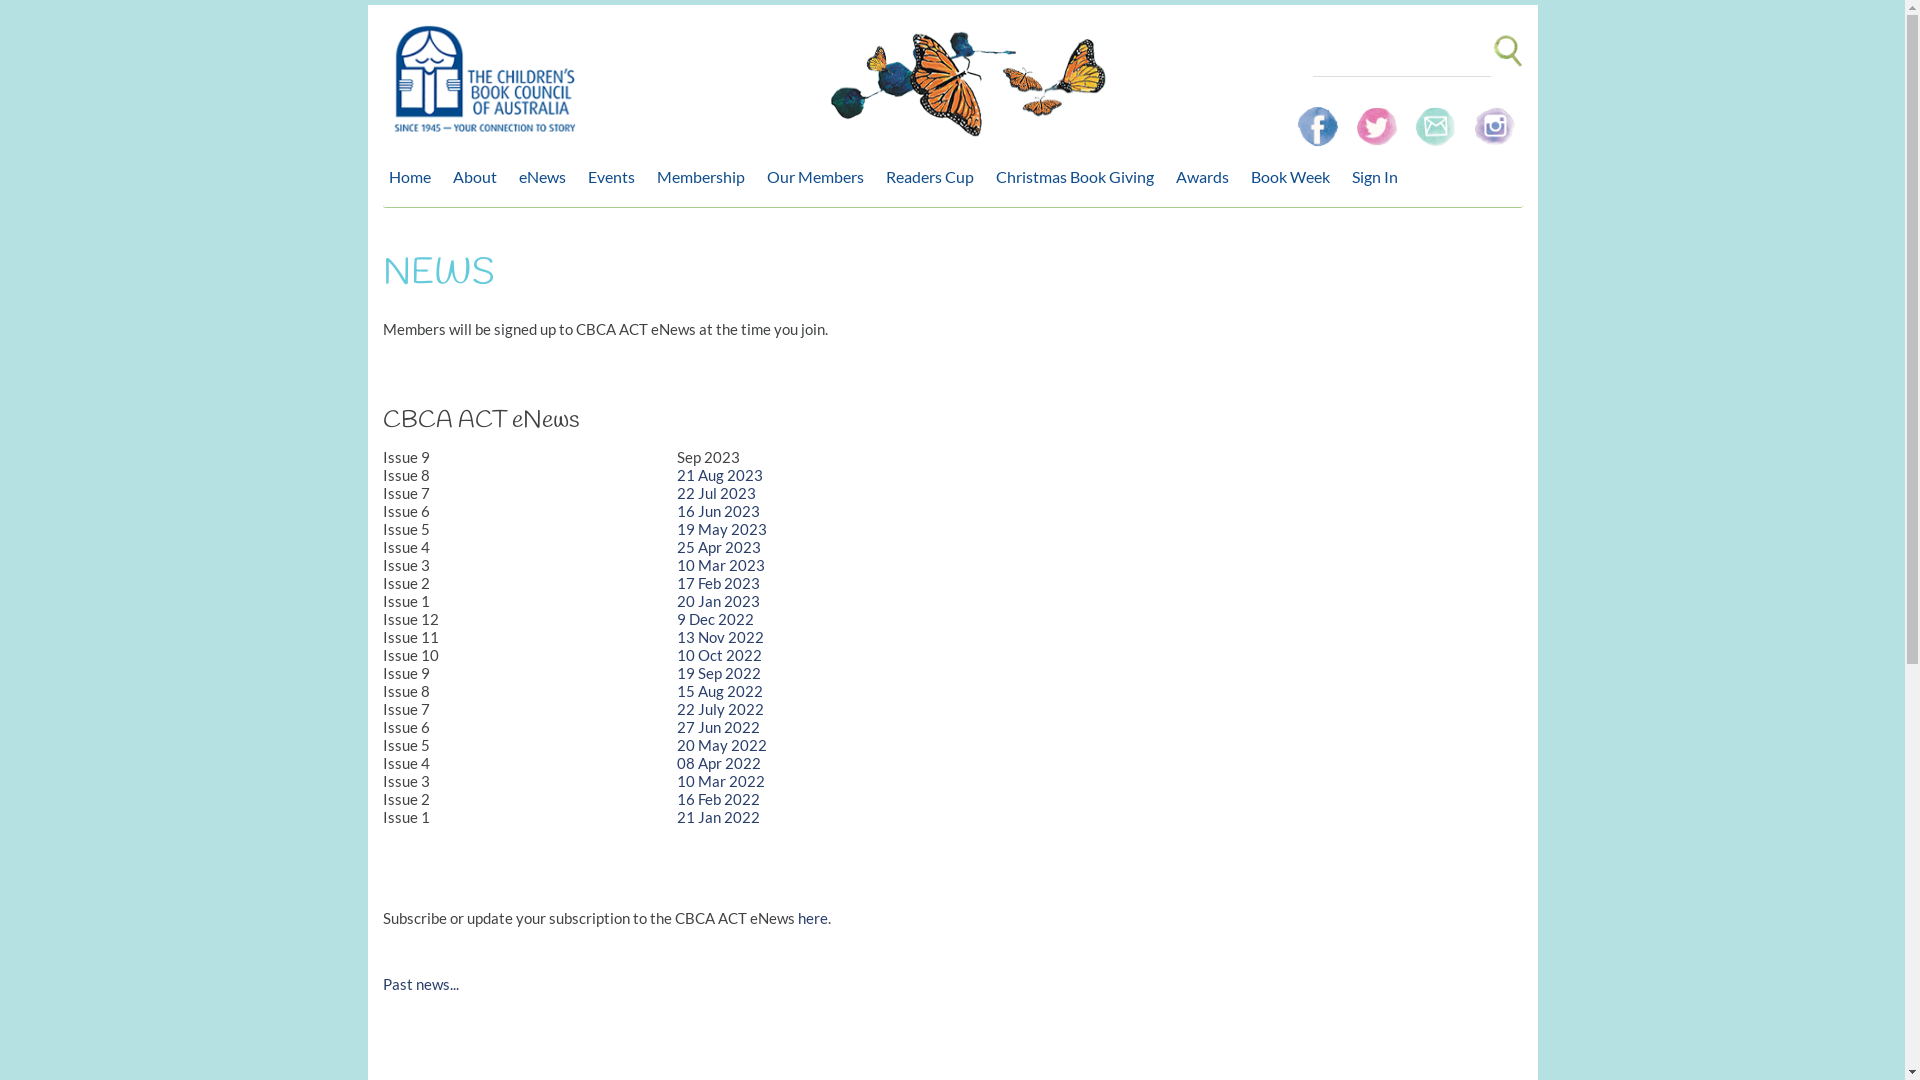 This screenshot has height=1080, width=1920. Describe the element at coordinates (412, 176) in the screenshot. I see `'Home'` at that location.